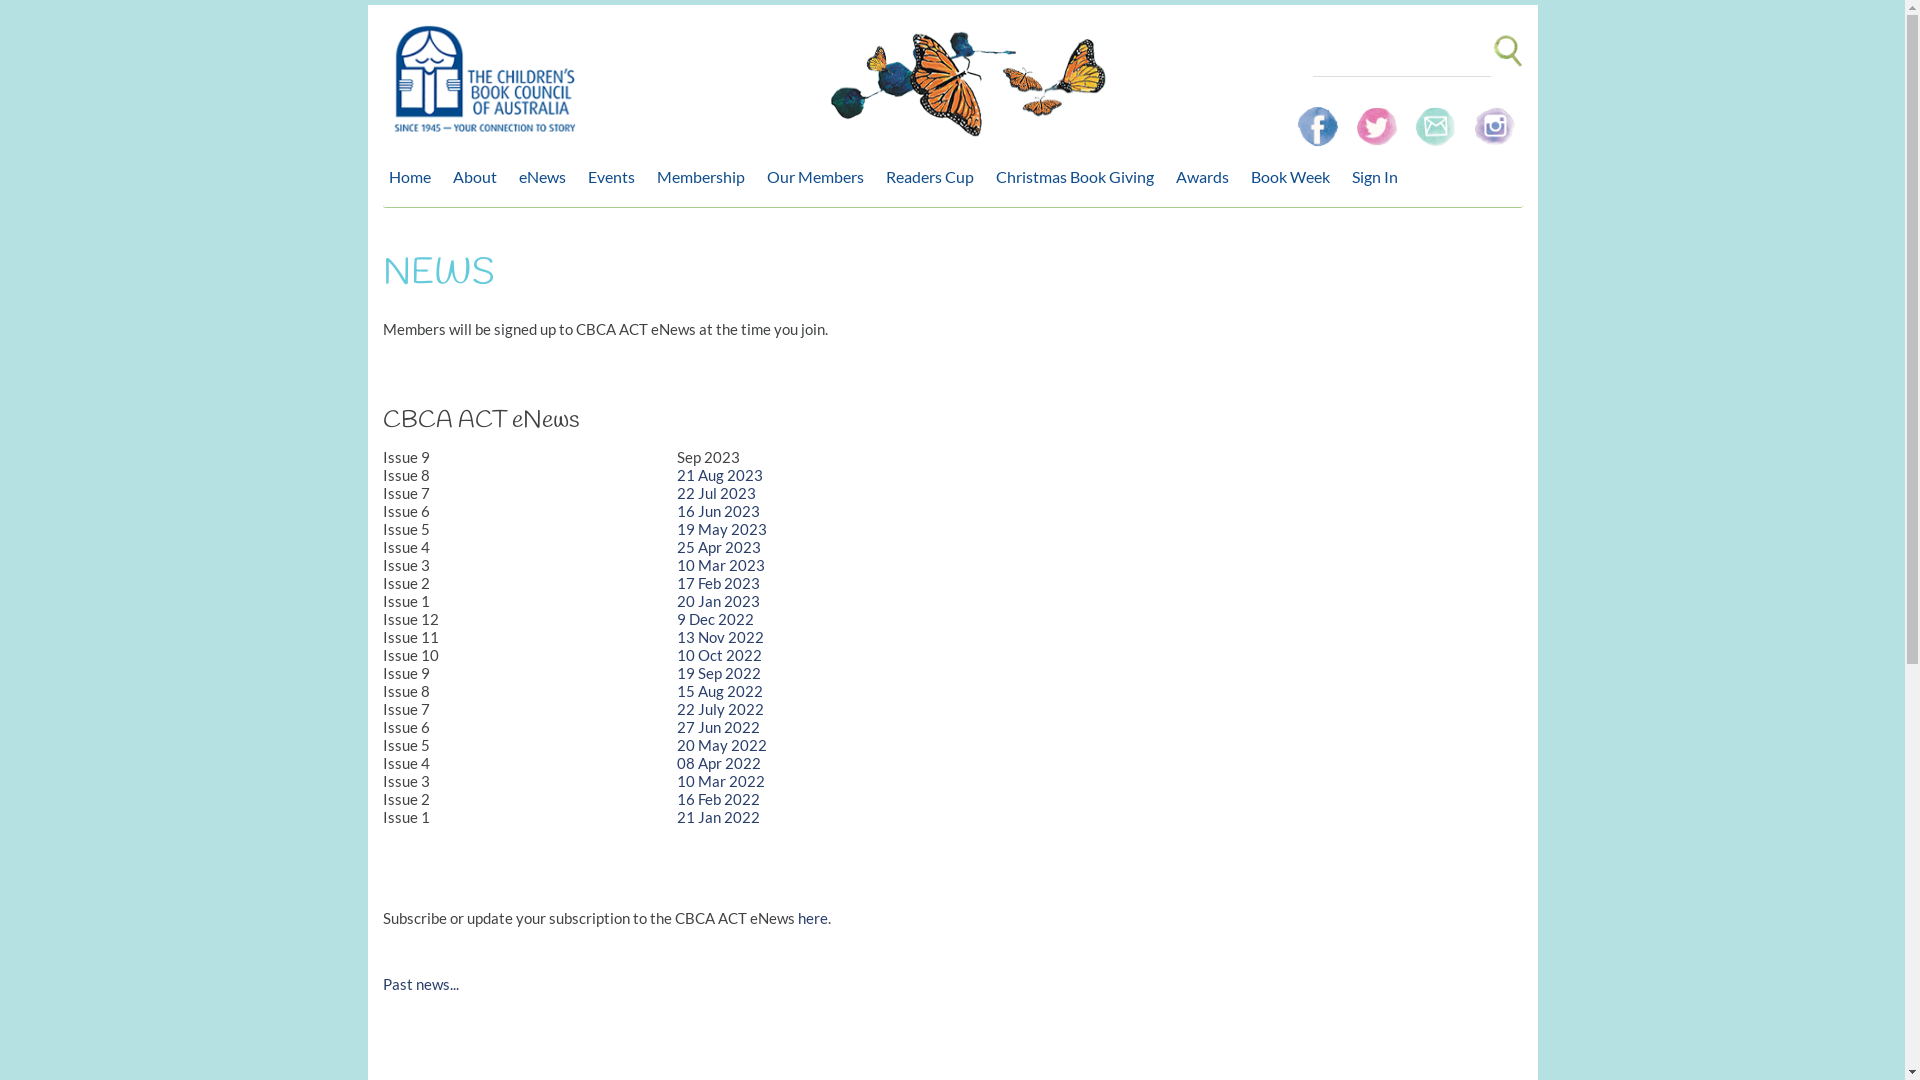 This screenshot has height=1080, width=1920. Describe the element at coordinates (412, 176) in the screenshot. I see `'Home'` at that location.